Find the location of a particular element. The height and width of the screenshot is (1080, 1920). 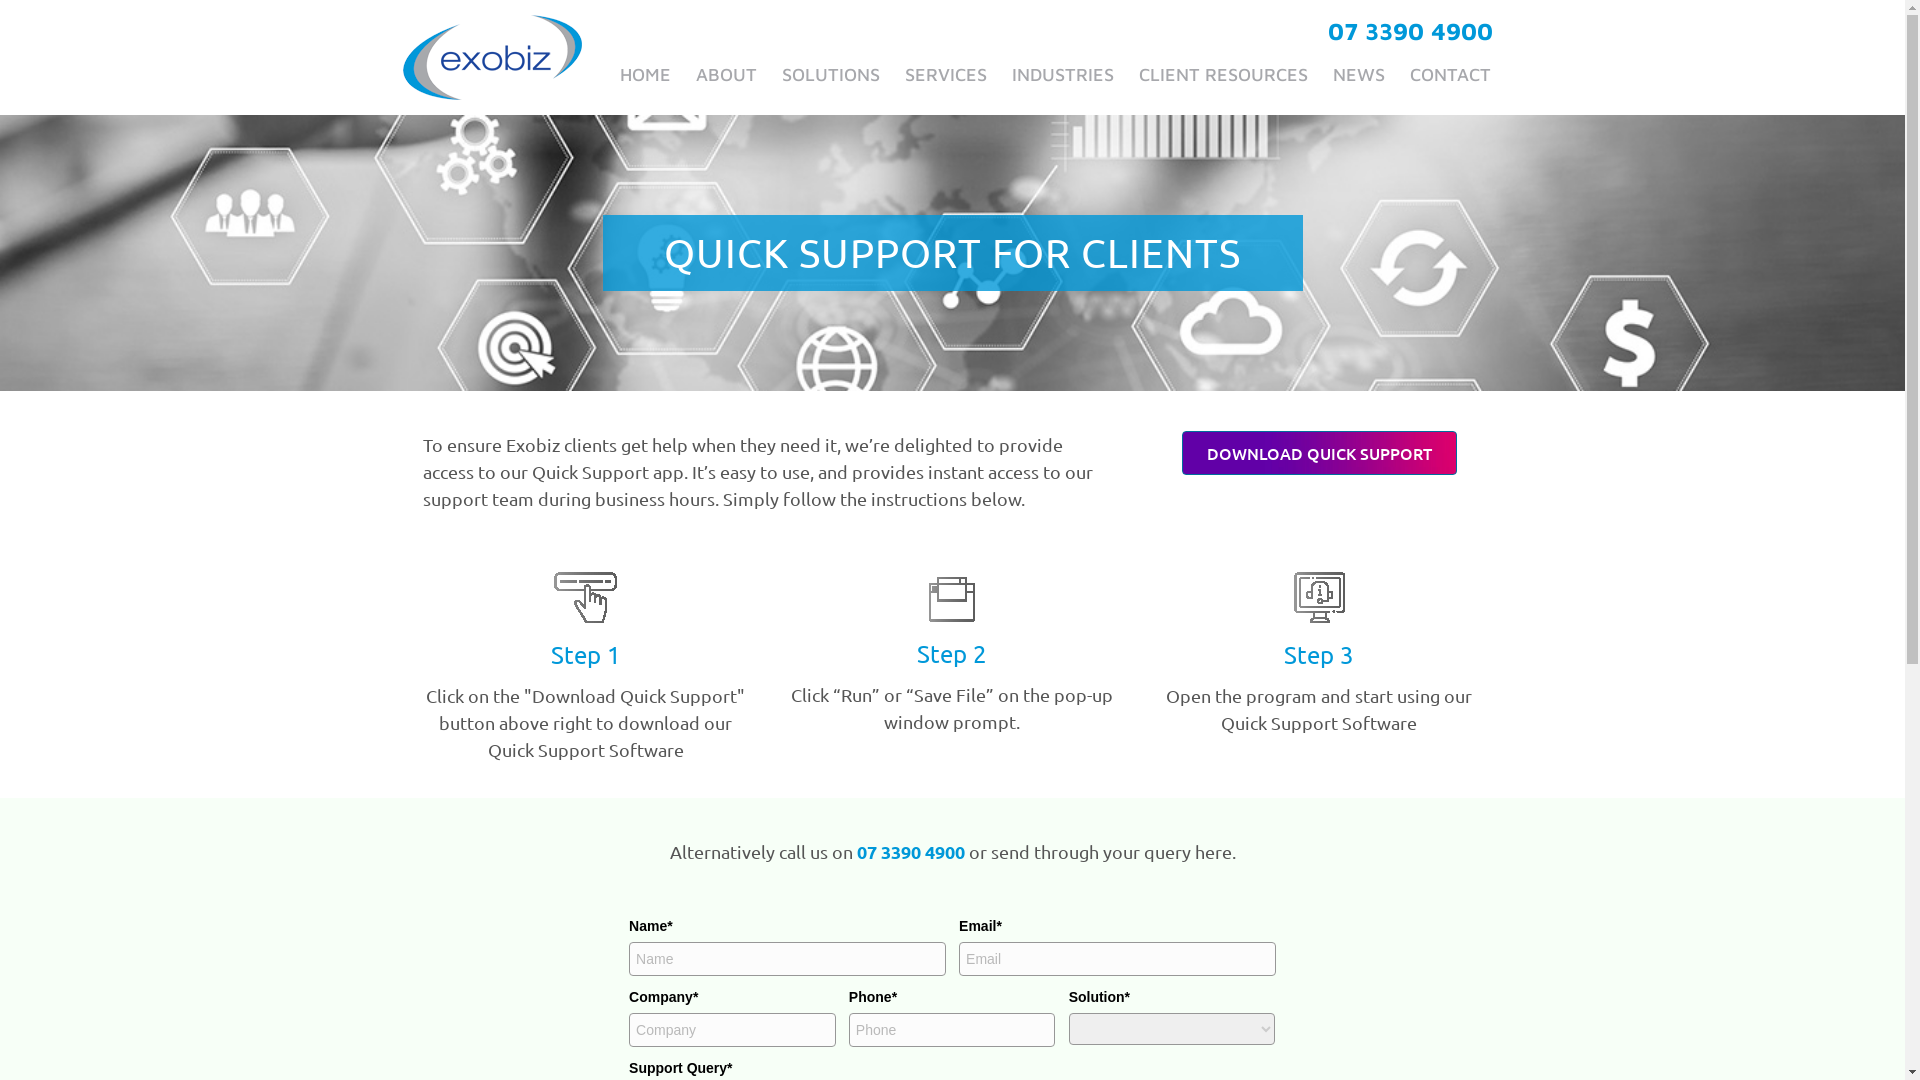

'INDUSTRIES' is located at coordinates (1061, 73).